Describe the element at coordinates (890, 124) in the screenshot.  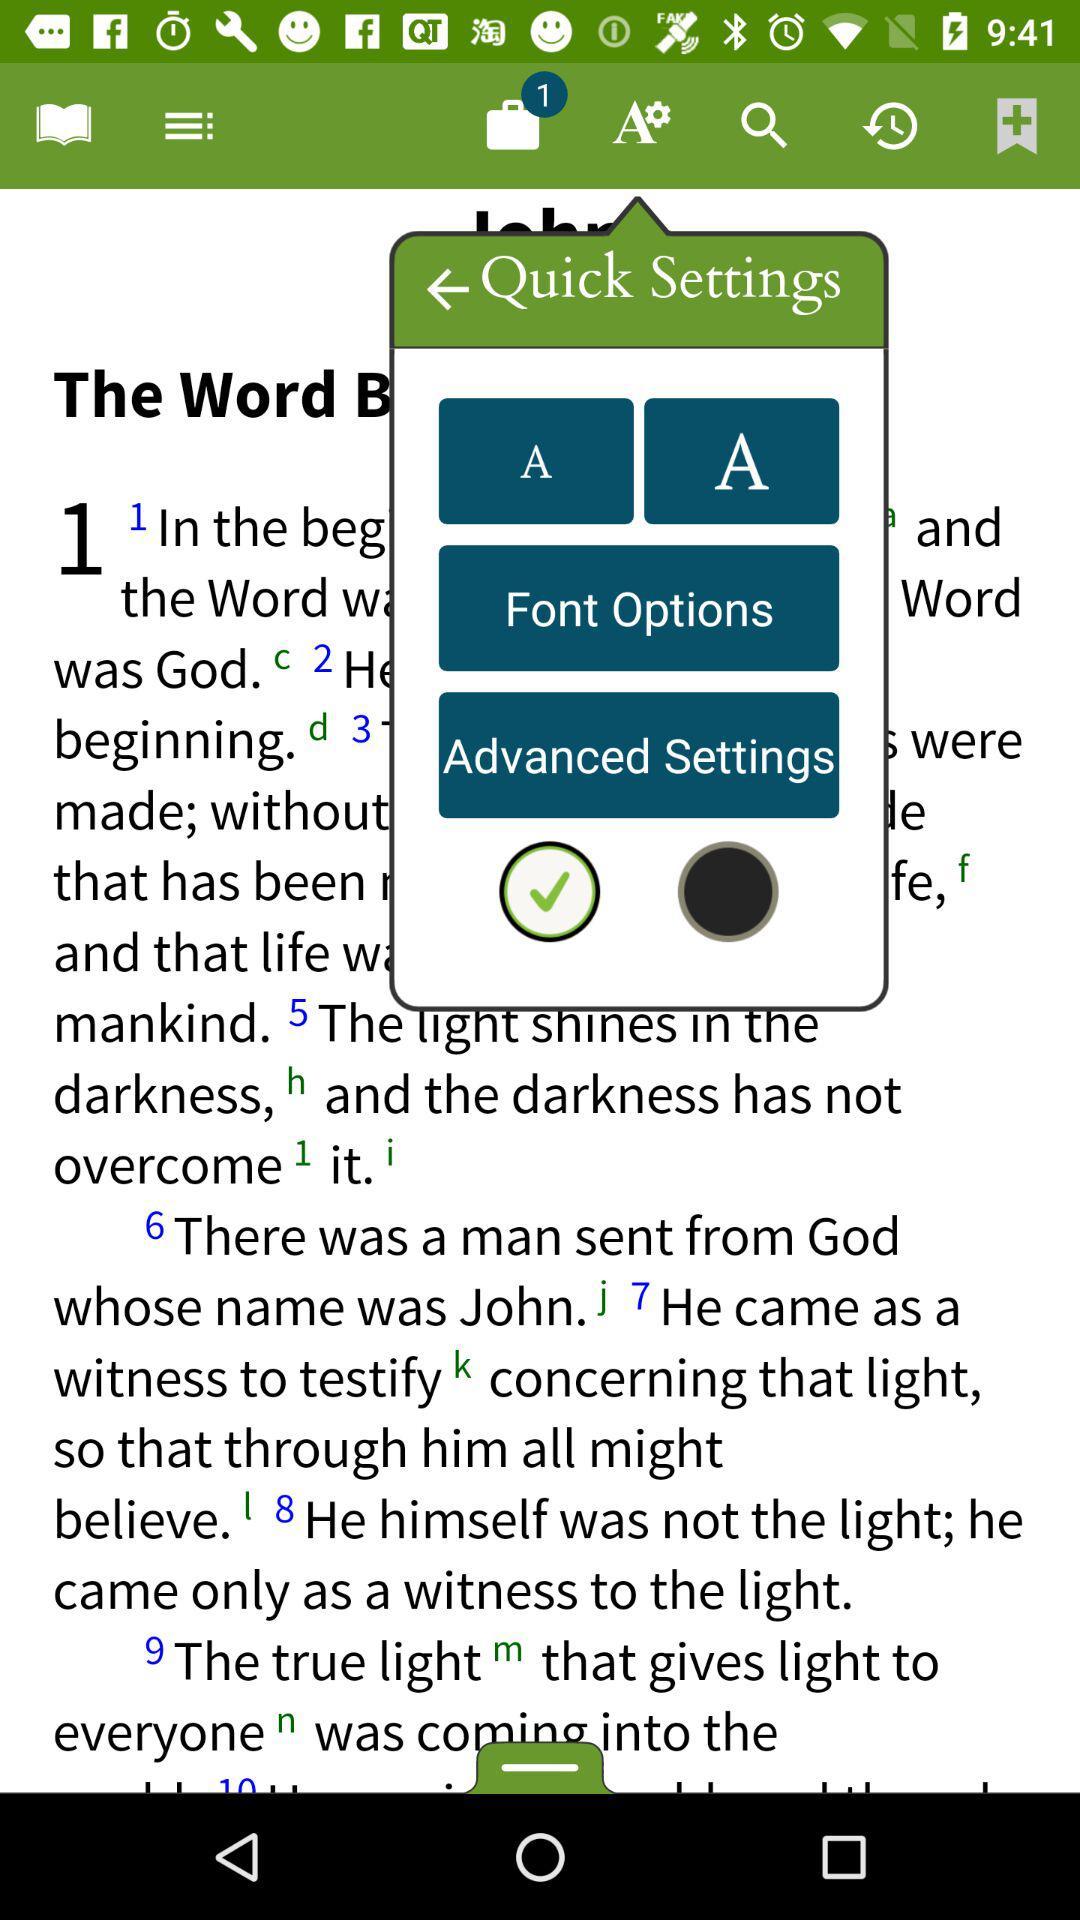
I see `reload` at that location.